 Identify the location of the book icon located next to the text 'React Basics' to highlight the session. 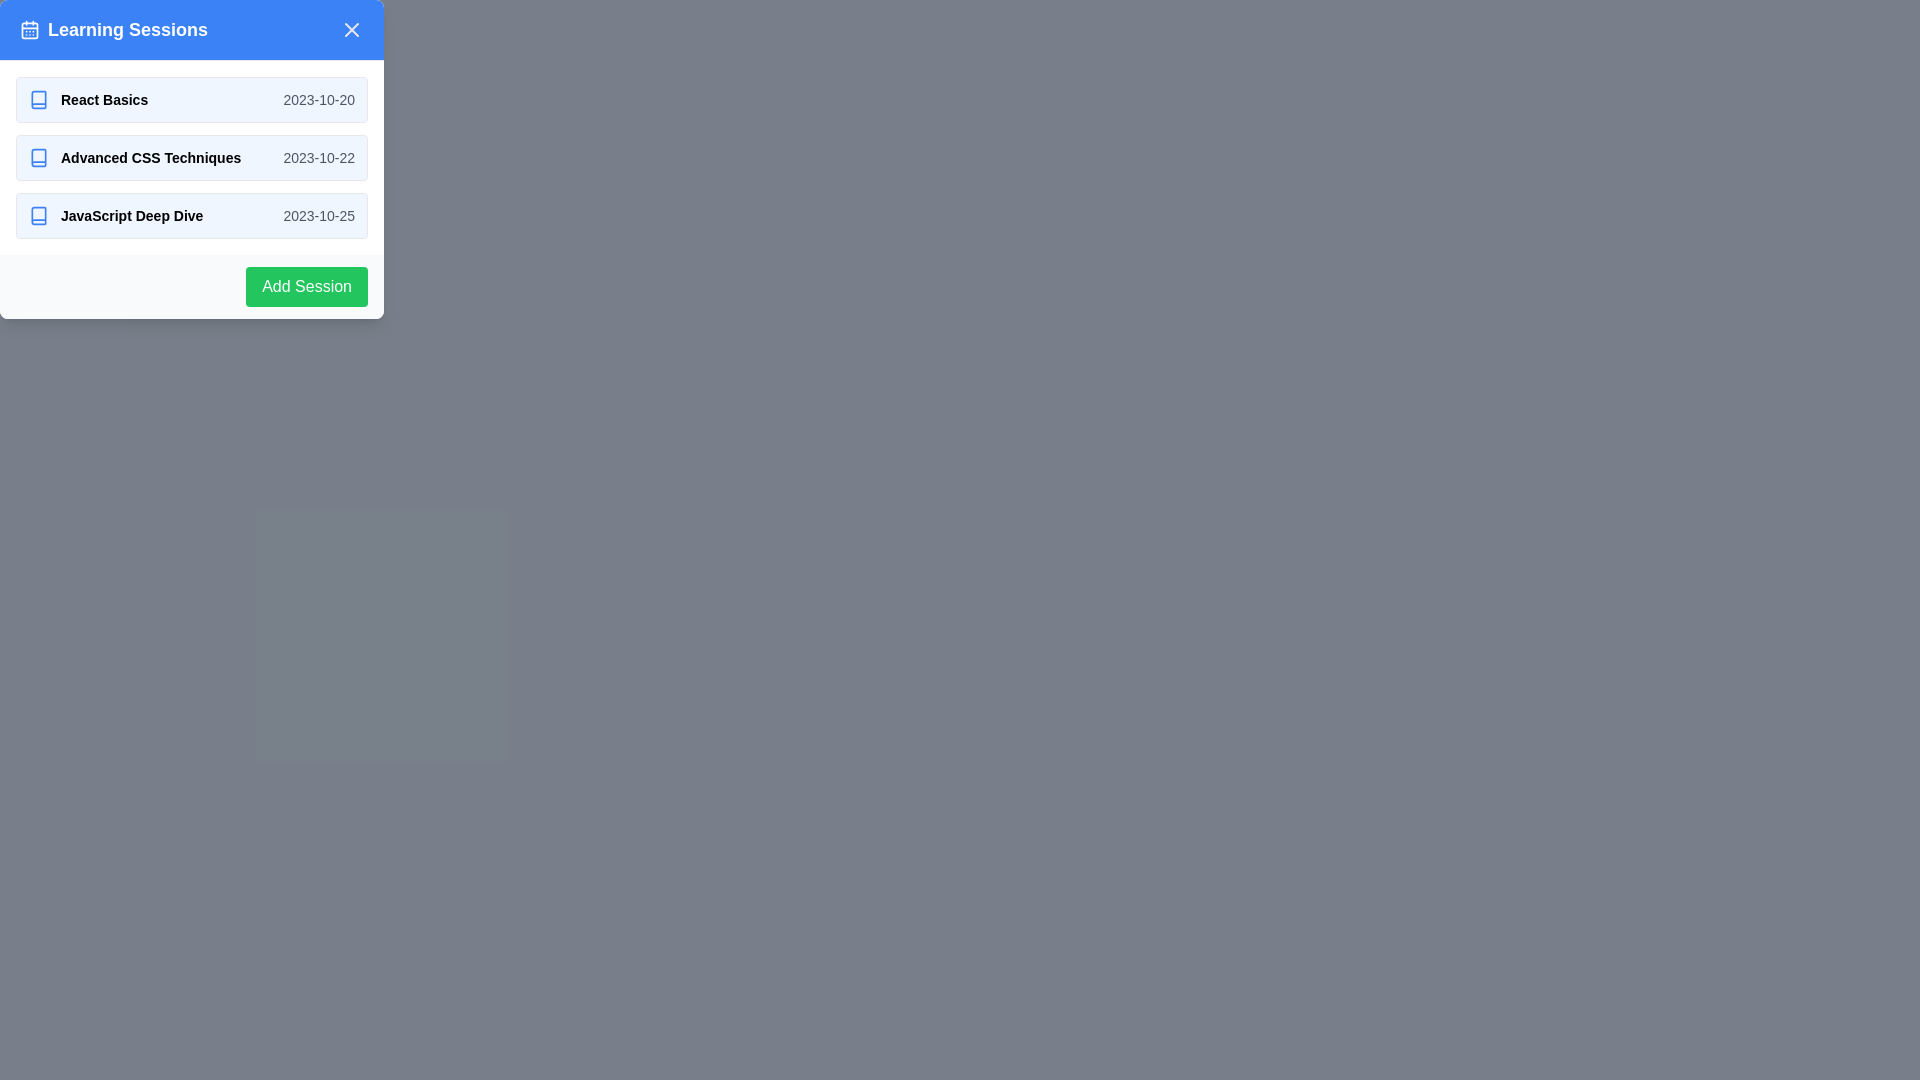
(38, 100).